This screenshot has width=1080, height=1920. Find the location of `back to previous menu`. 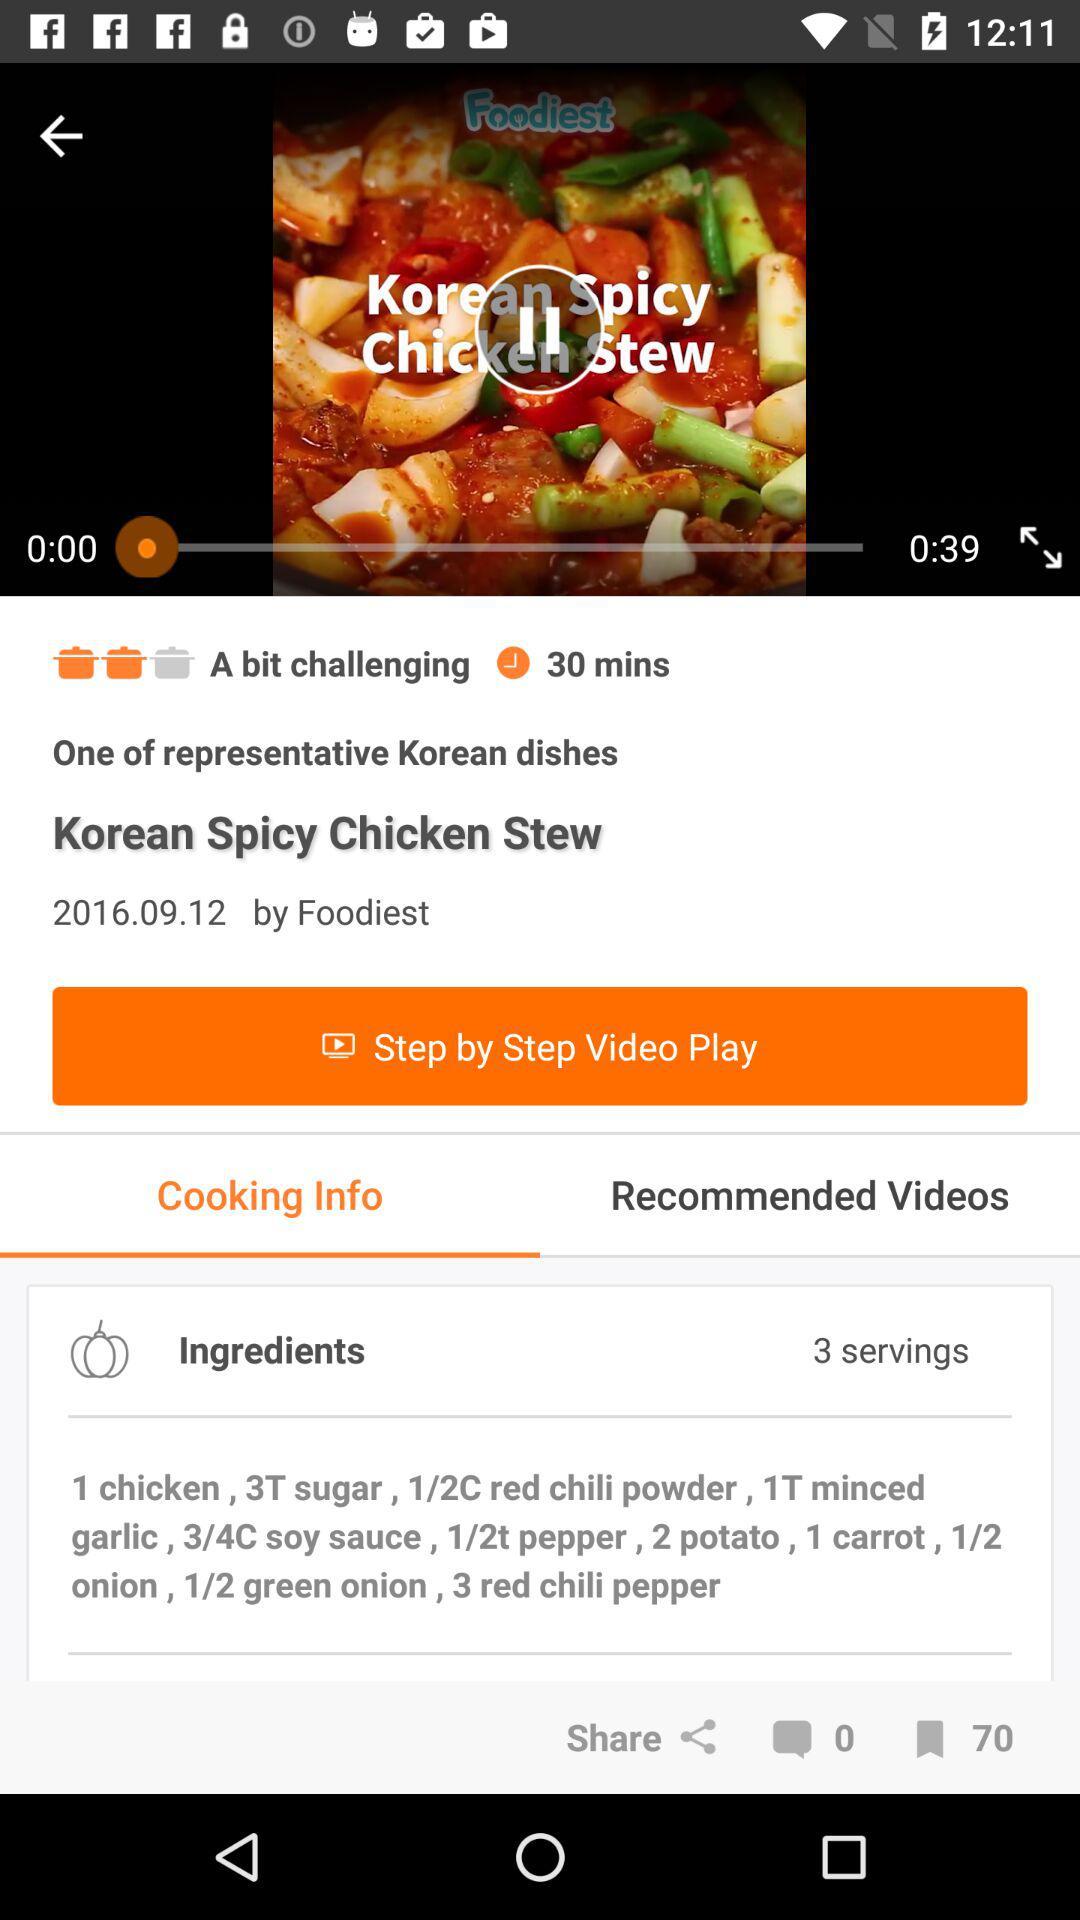

back to previous menu is located at coordinates (60, 135).